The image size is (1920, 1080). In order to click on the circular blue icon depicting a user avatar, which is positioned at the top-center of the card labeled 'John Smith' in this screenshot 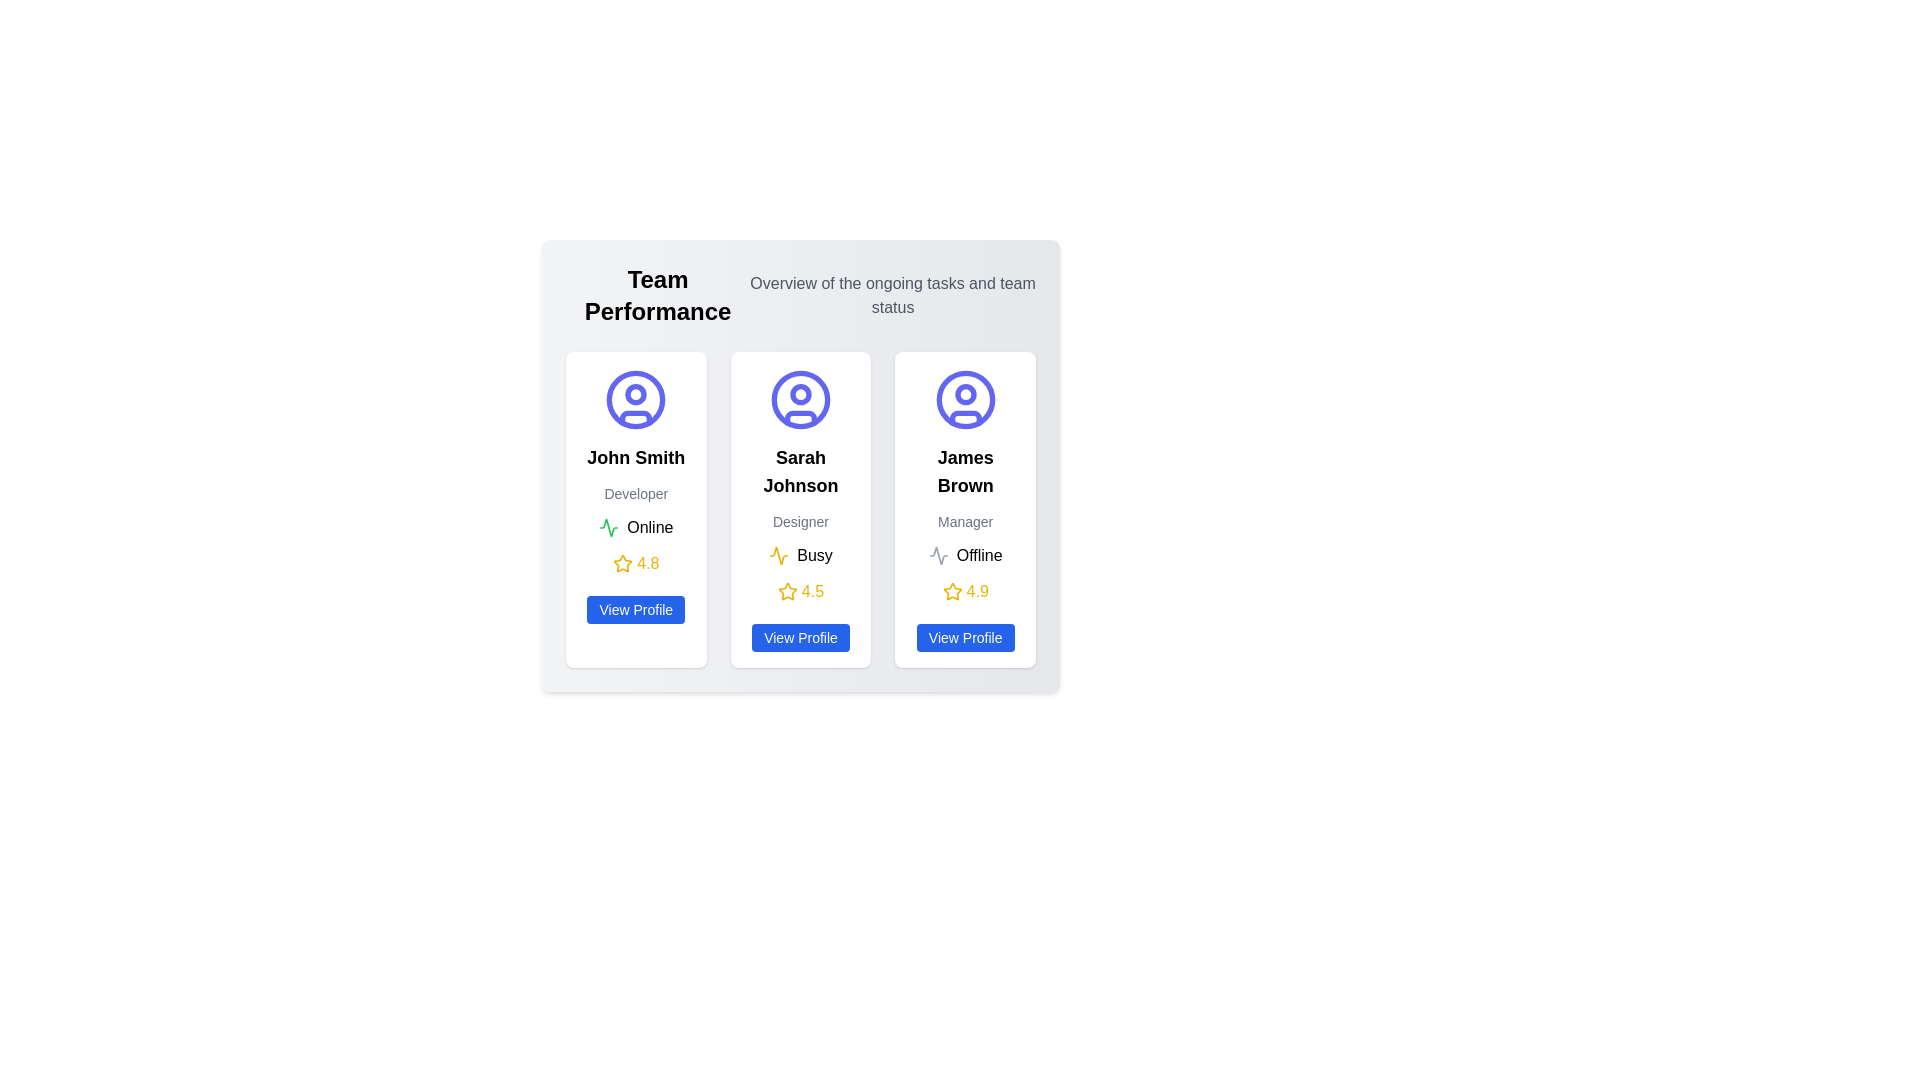, I will do `click(635, 400)`.